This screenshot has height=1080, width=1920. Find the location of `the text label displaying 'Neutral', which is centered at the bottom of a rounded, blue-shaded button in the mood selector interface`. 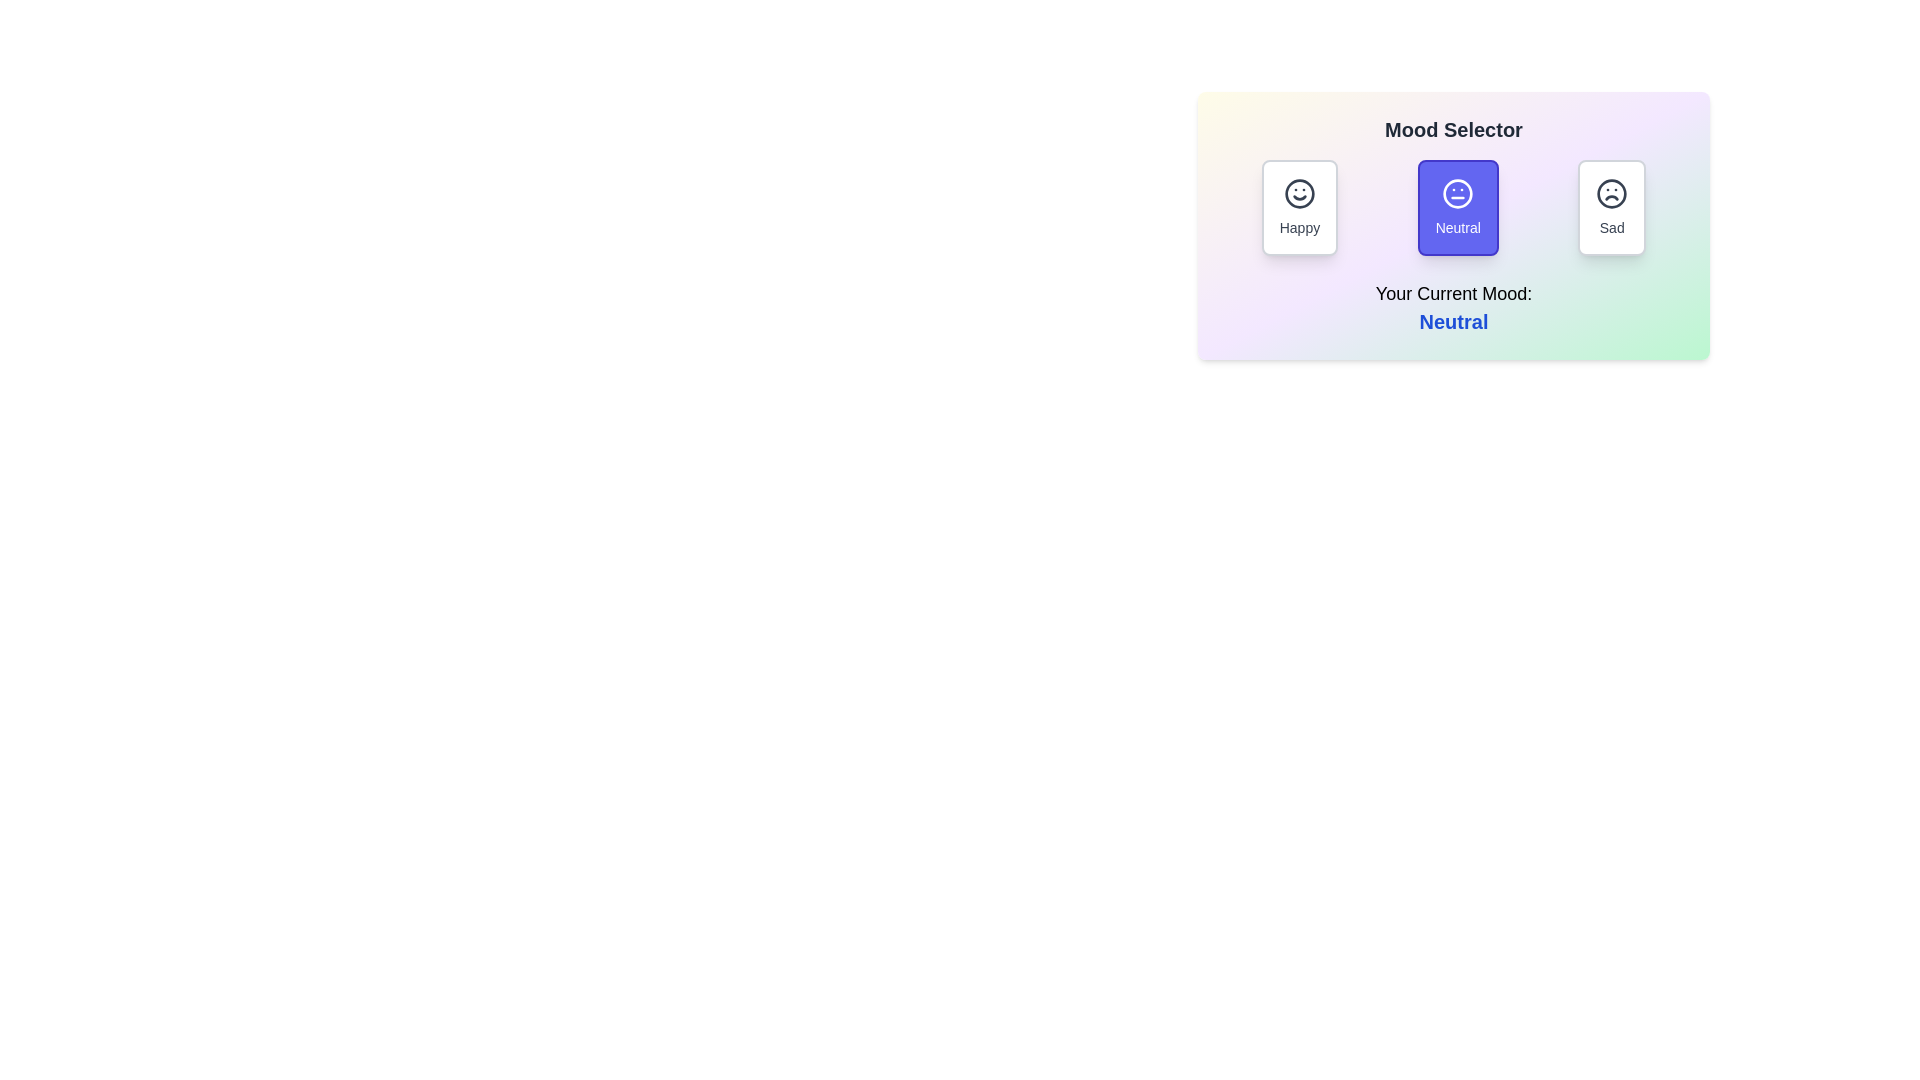

the text label displaying 'Neutral', which is centered at the bottom of a rounded, blue-shaded button in the mood selector interface is located at coordinates (1458, 226).